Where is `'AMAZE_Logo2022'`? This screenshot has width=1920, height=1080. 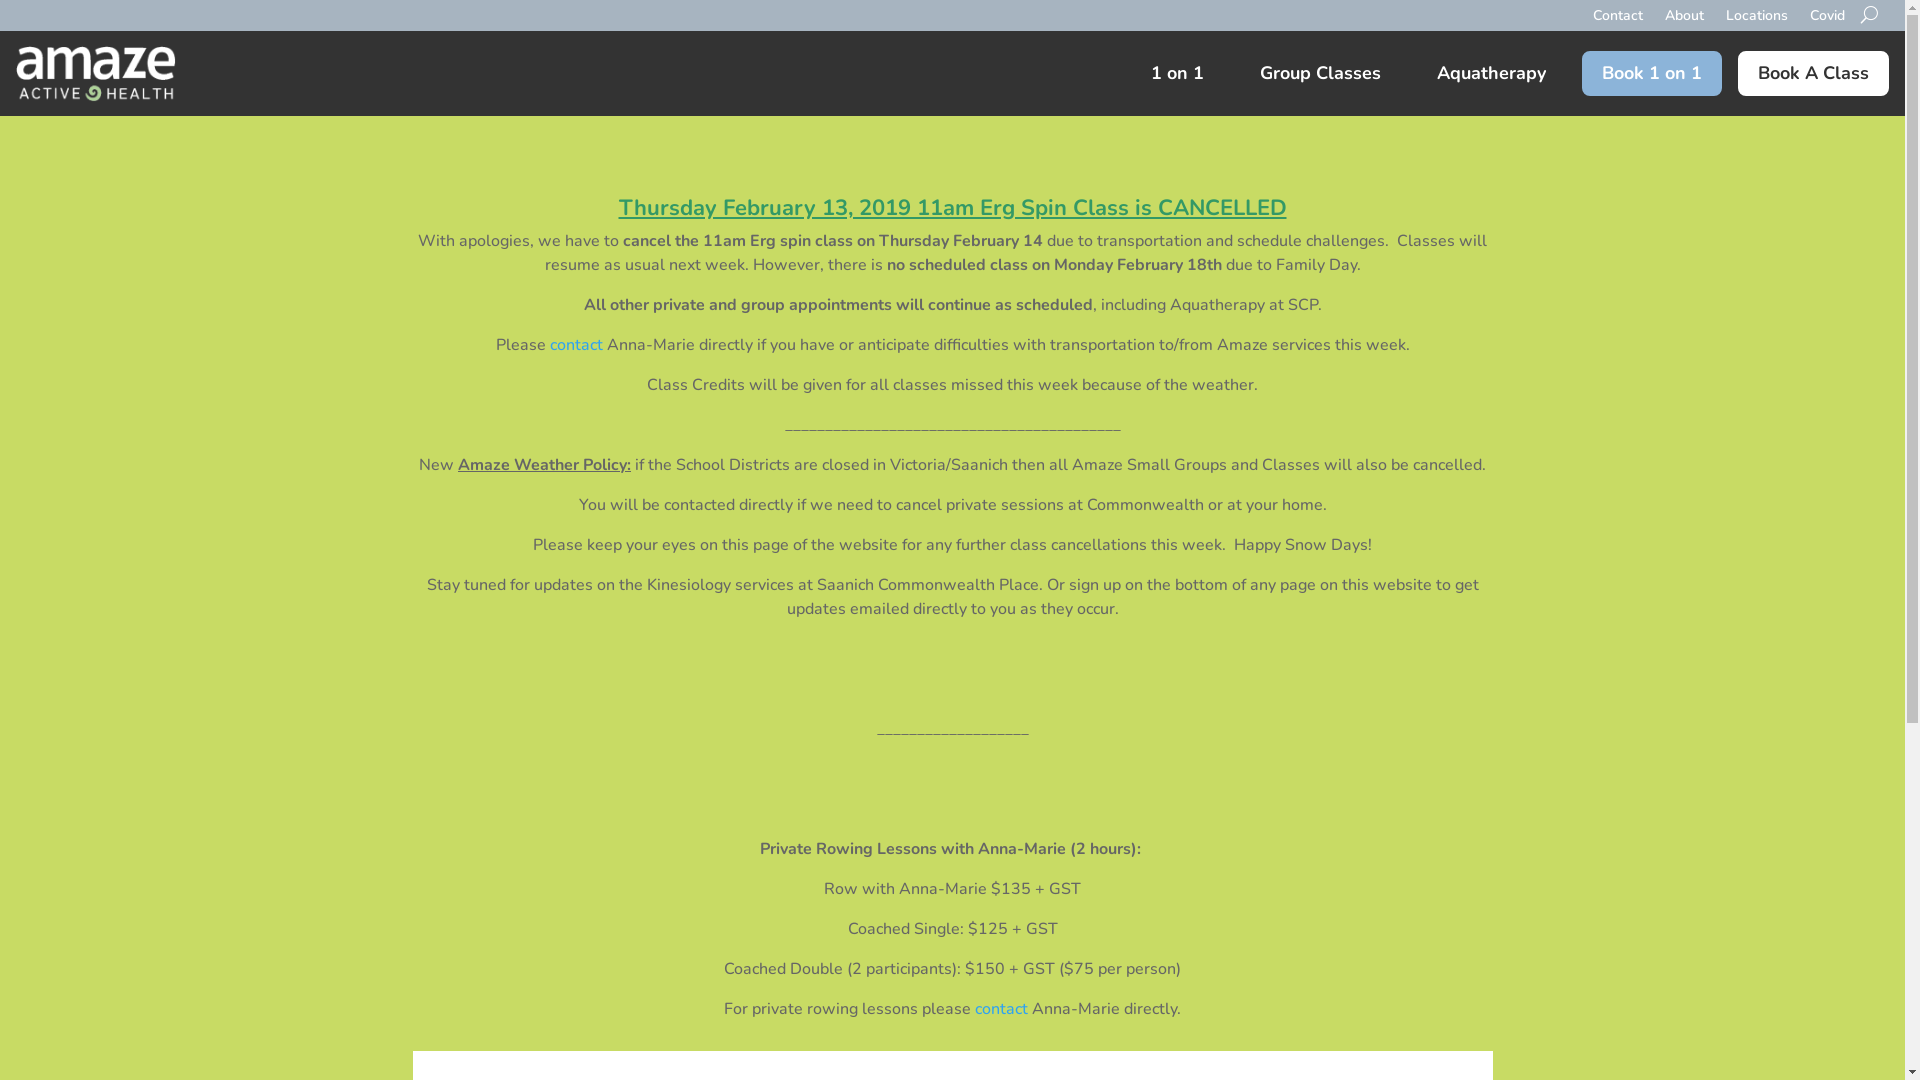 'AMAZE_Logo2022' is located at coordinates (95, 72).